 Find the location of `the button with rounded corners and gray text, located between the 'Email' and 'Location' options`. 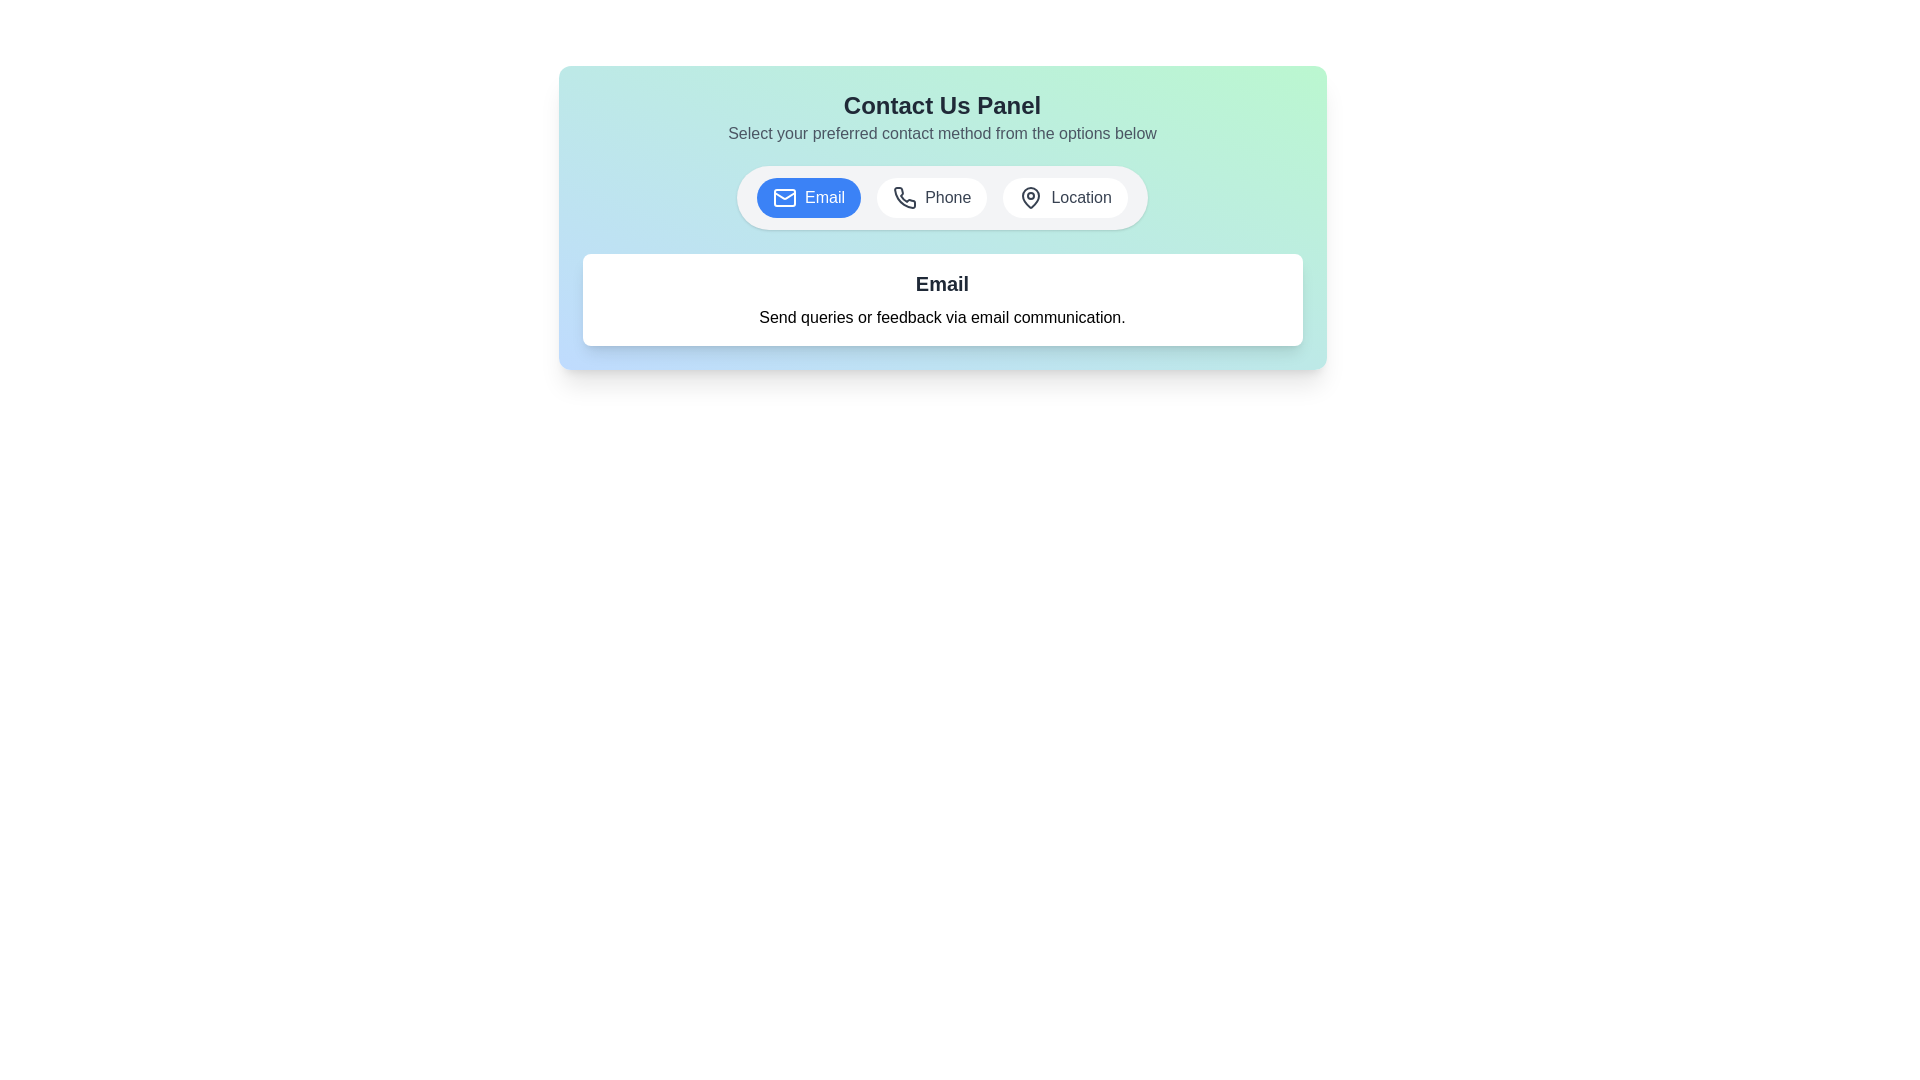

the button with rounded corners and gray text, located between the 'Email' and 'Location' options is located at coordinates (931, 197).